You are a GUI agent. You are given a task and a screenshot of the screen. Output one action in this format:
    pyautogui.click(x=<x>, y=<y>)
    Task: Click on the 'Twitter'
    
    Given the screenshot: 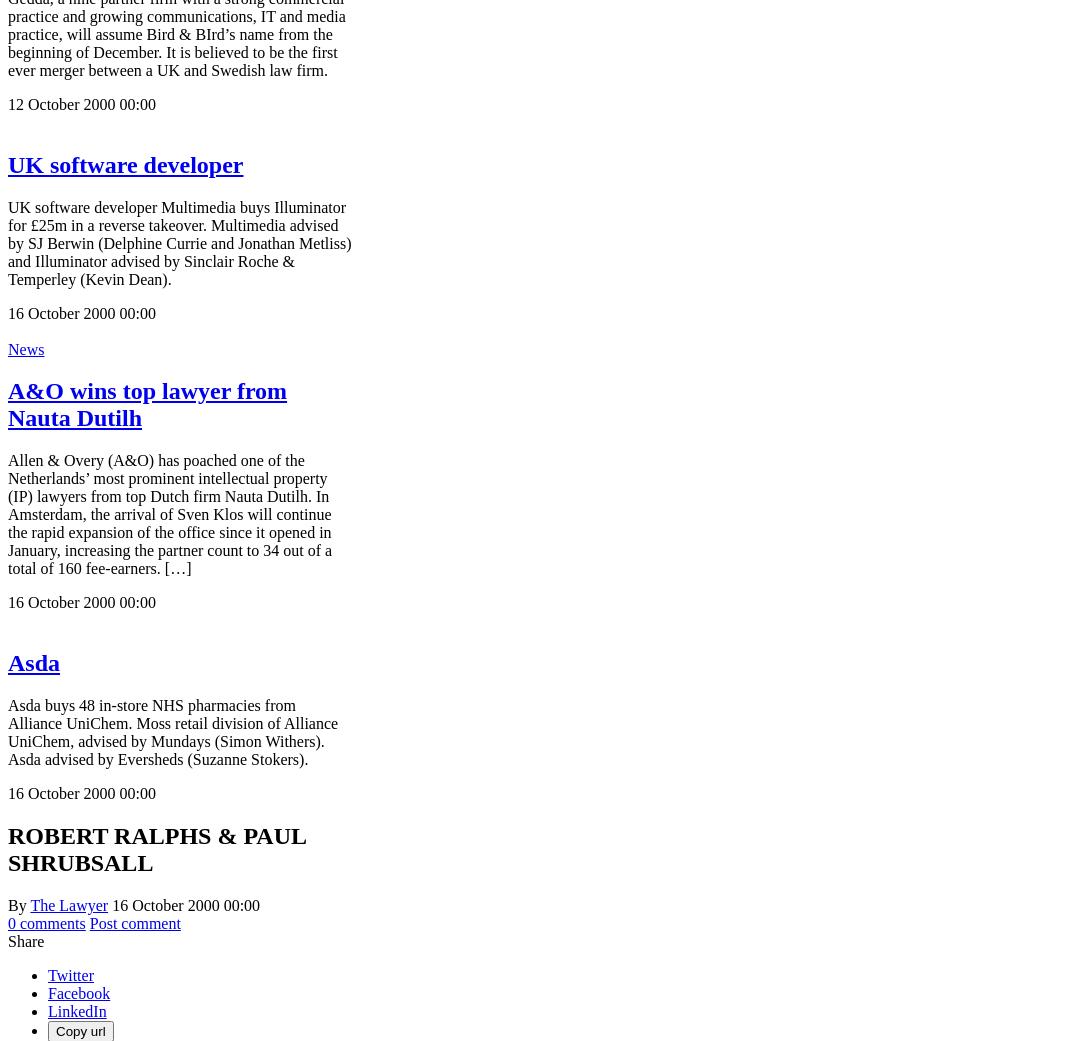 What is the action you would take?
    pyautogui.click(x=70, y=975)
    